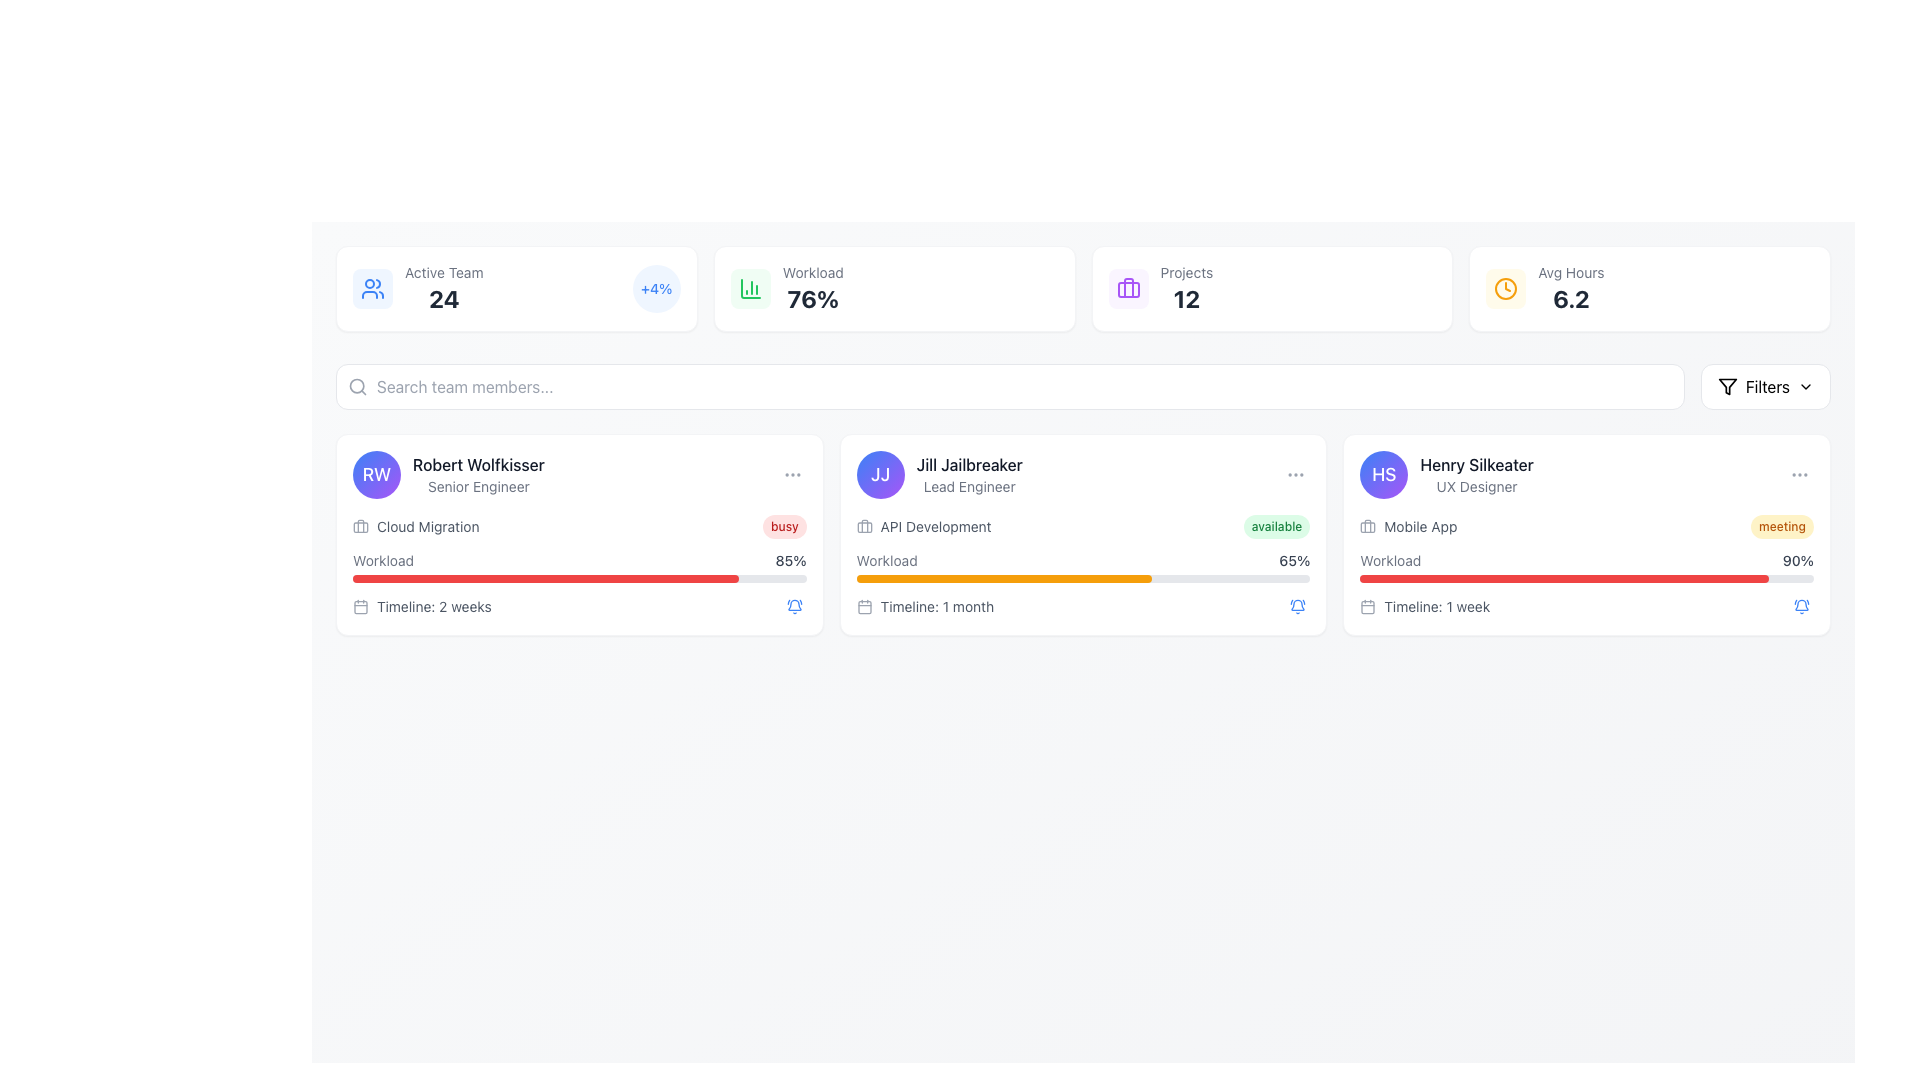 This screenshot has height=1080, width=1920. I want to click on the static text label displaying 'Timeline: 2 weeks', which is styled in a small gray font and located below the workload progress bar of the first task card, so click(433, 605).